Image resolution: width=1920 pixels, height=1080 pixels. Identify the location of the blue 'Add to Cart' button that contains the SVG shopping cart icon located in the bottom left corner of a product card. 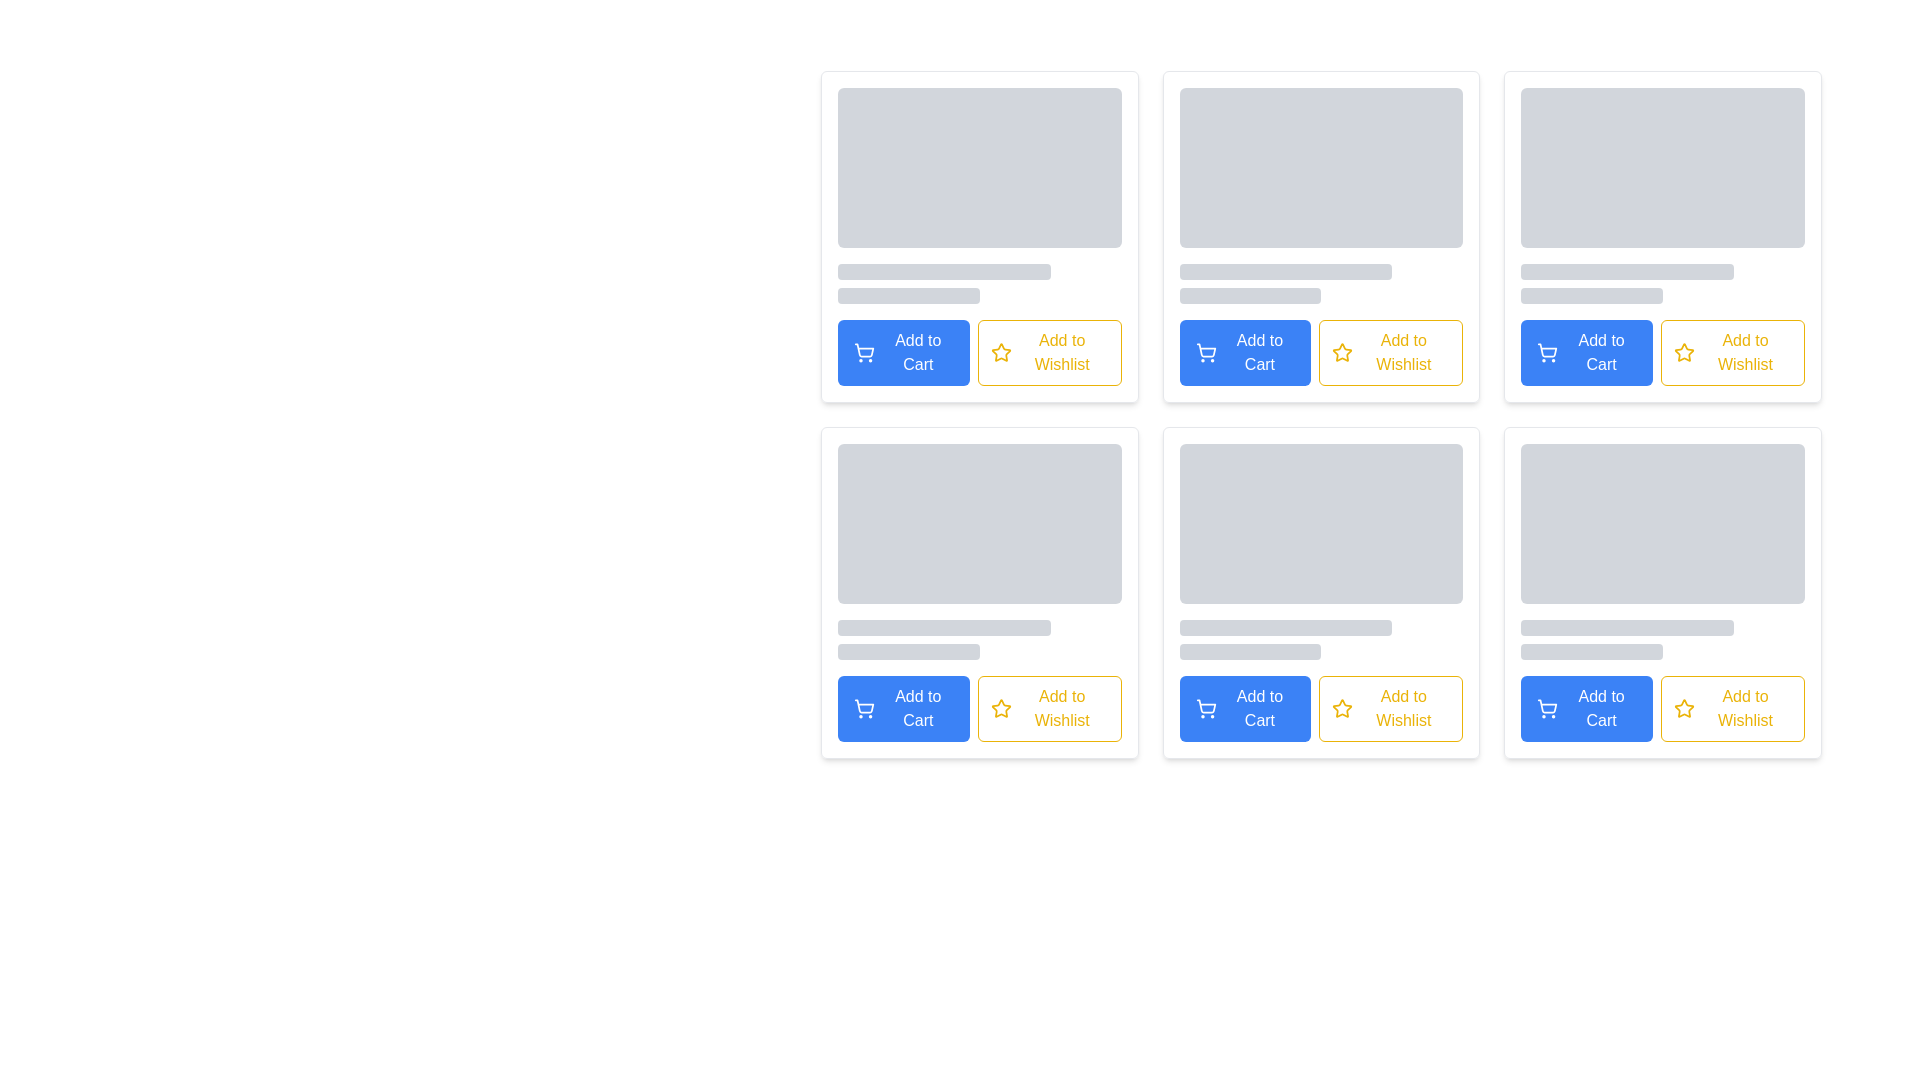
(1546, 349).